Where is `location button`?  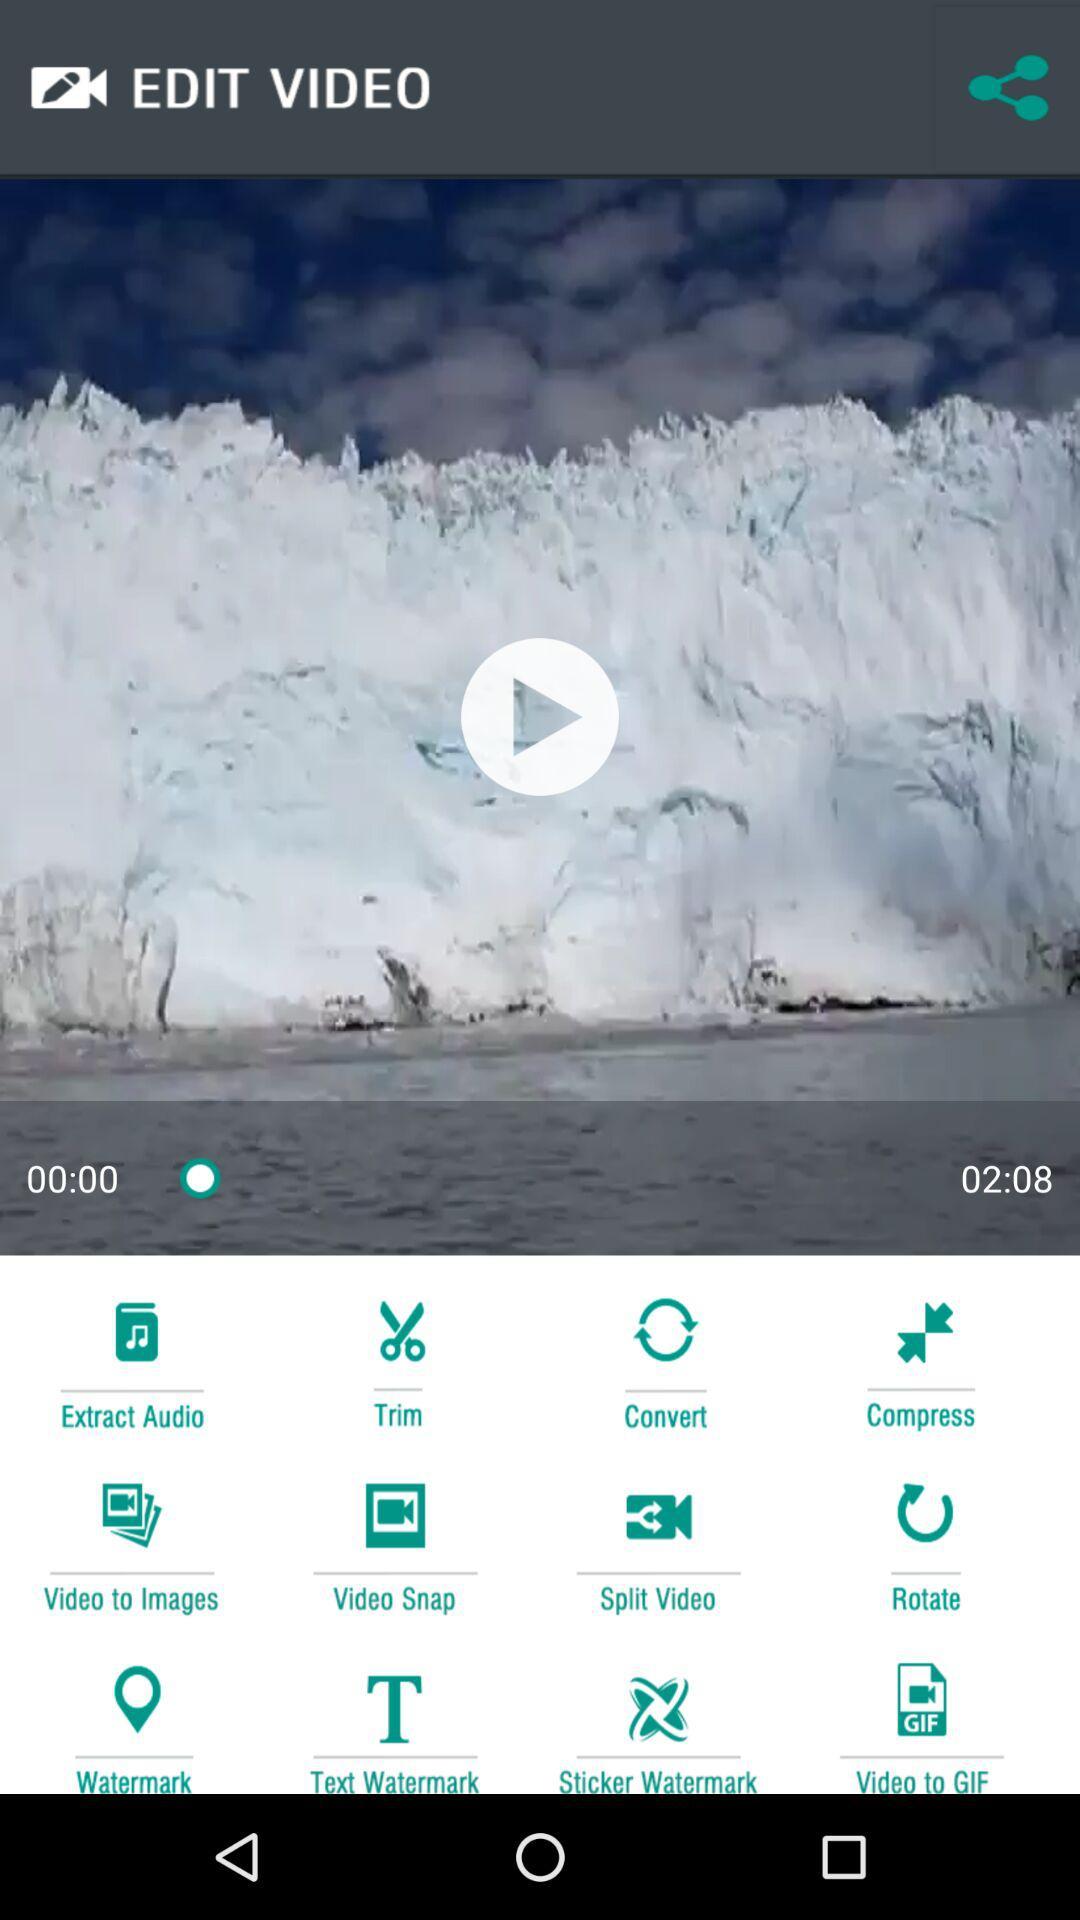 location button is located at coordinates (131, 1717).